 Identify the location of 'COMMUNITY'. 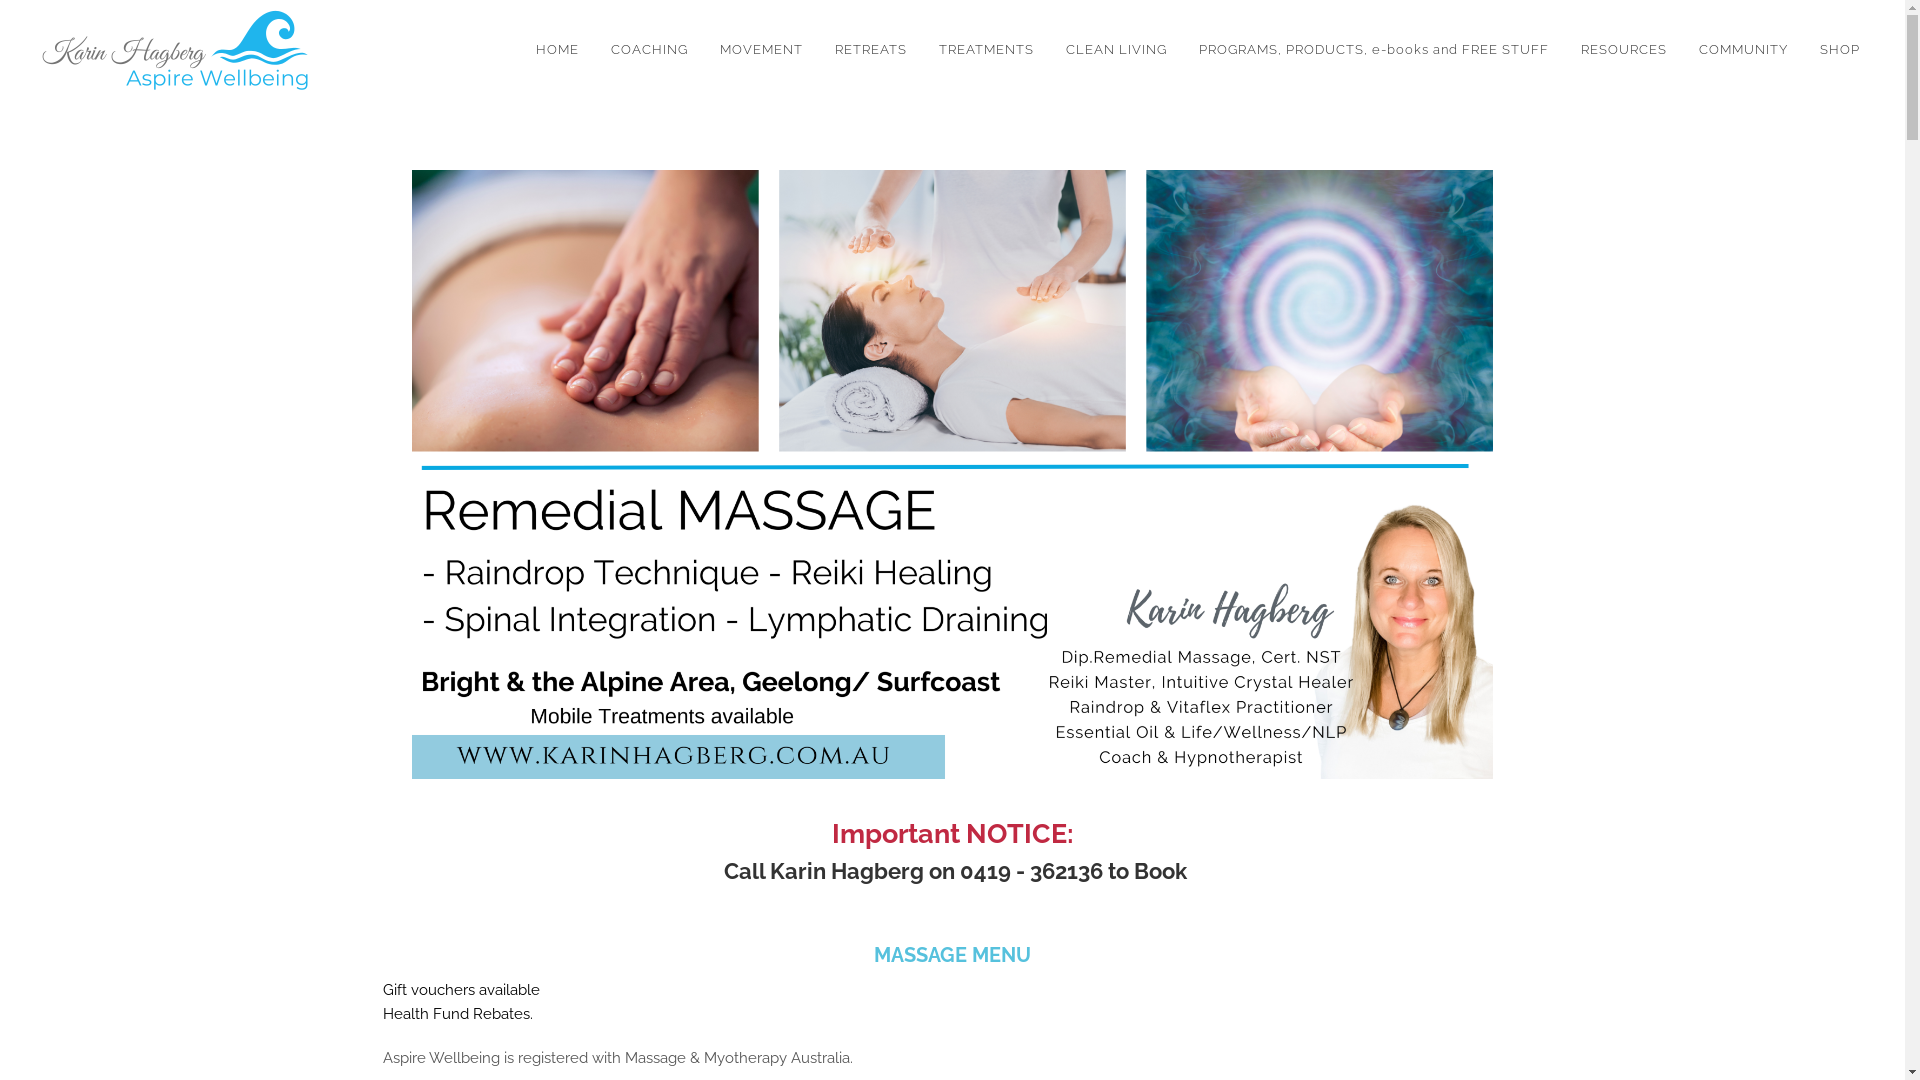
(1742, 49).